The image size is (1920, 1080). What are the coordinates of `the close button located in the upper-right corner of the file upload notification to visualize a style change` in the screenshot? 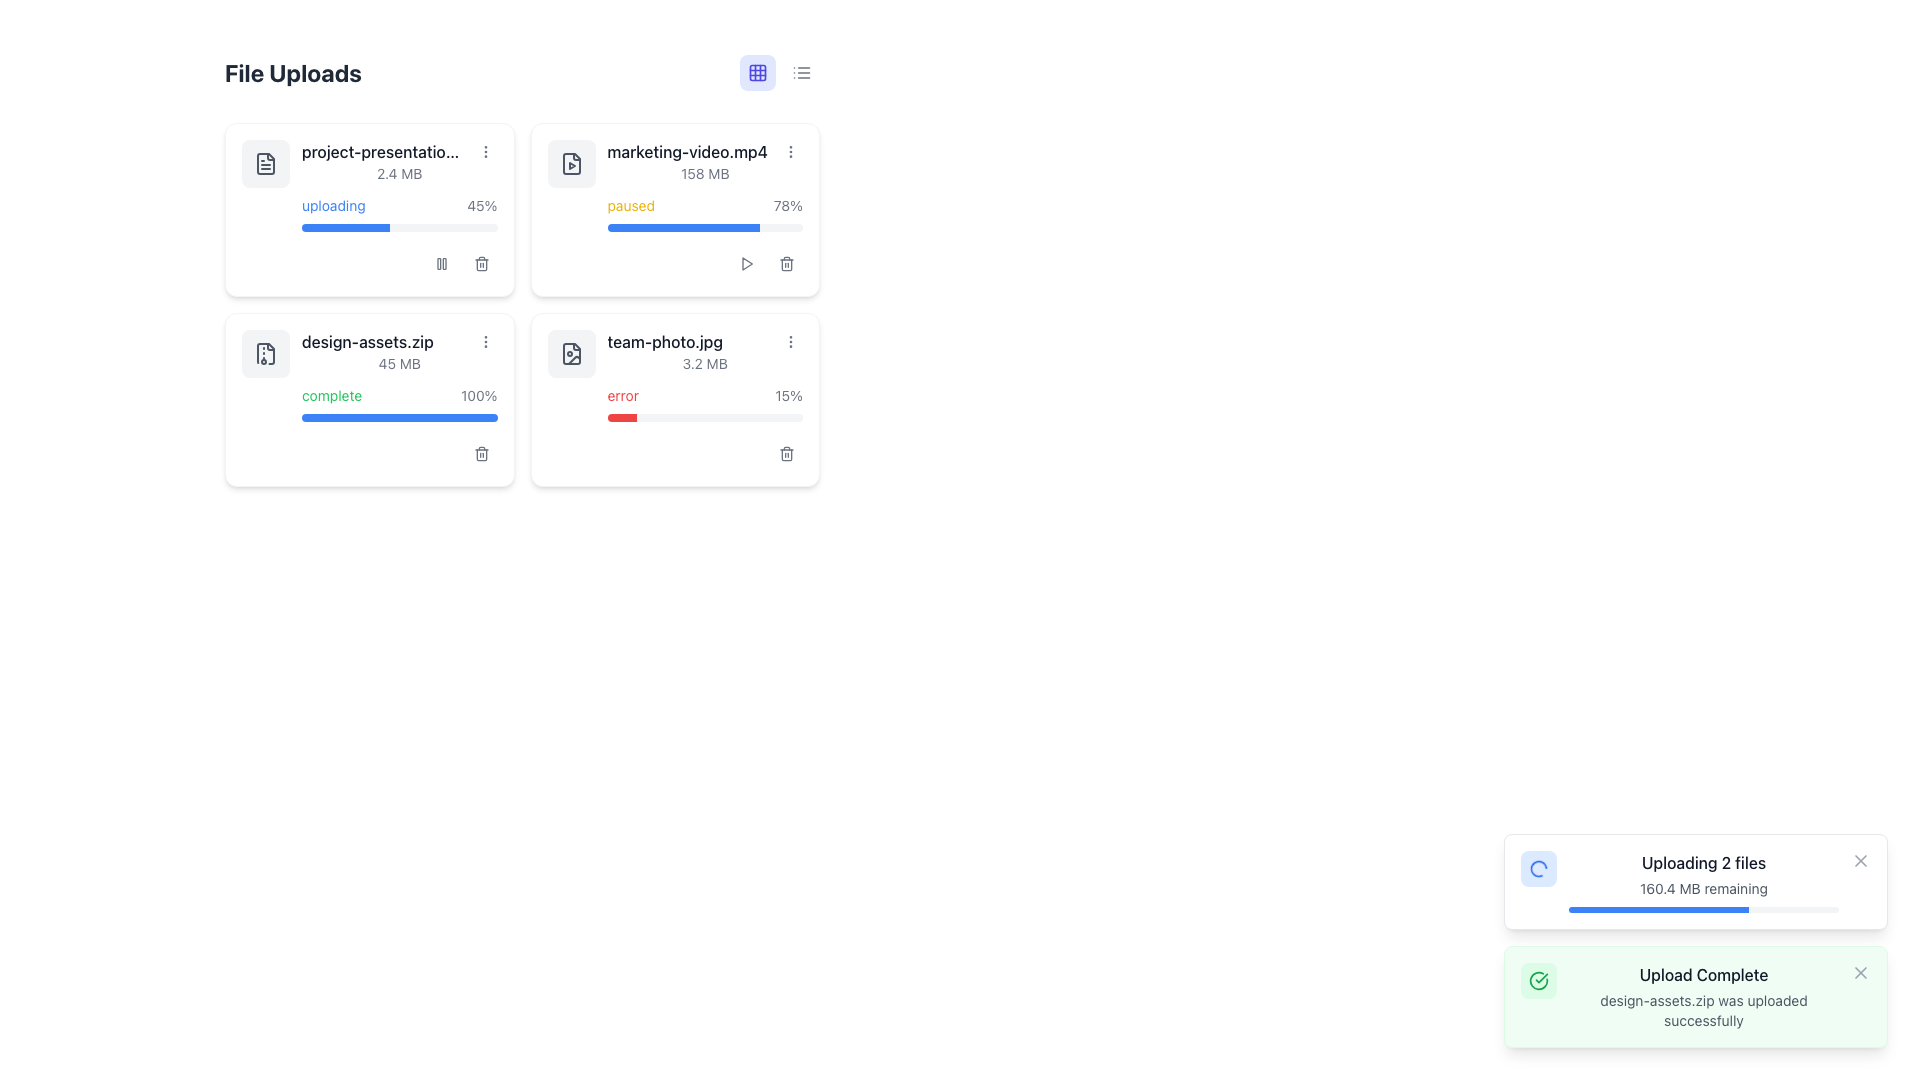 It's located at (1860, 859).